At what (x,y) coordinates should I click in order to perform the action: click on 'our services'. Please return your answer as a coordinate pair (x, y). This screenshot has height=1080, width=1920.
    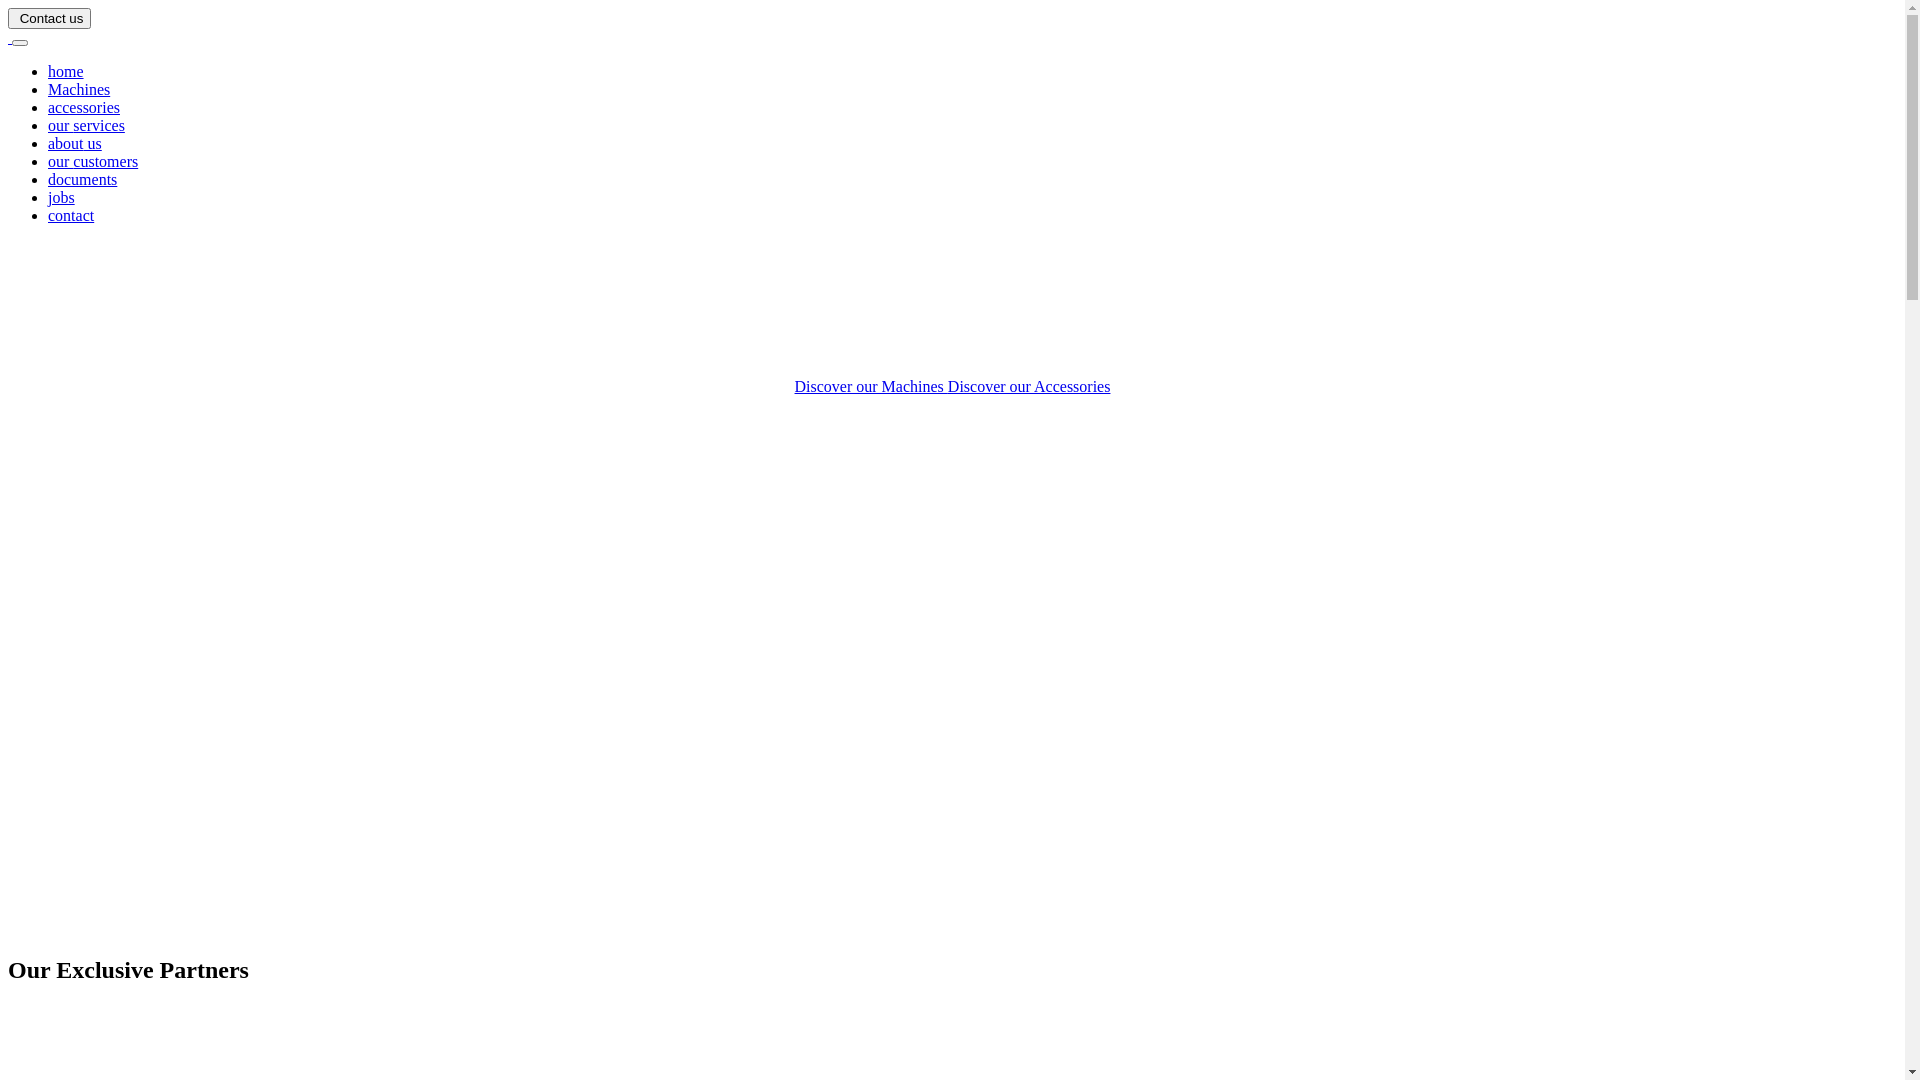
    Looking at the image, I should click on (85, 125).